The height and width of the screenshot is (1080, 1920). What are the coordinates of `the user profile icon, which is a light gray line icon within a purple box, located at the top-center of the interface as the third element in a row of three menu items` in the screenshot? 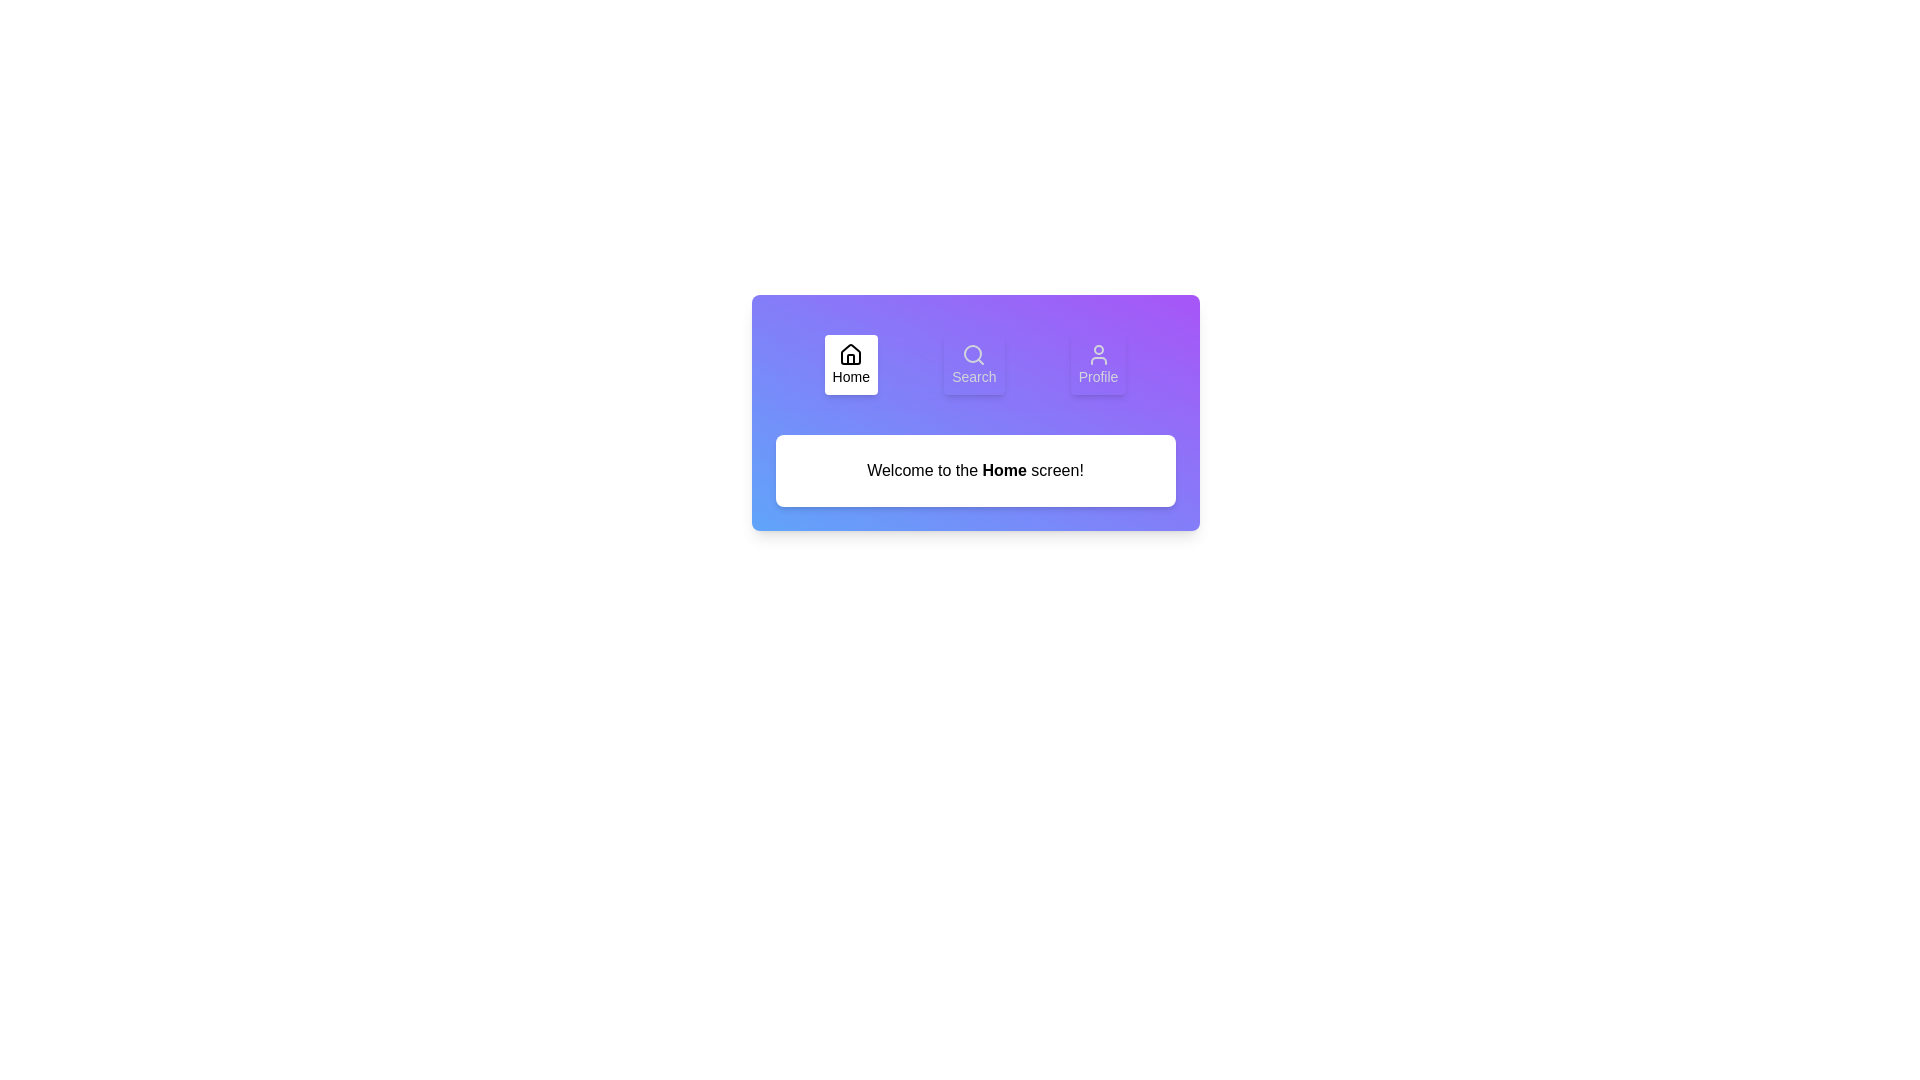 It's located at (1097, 353).